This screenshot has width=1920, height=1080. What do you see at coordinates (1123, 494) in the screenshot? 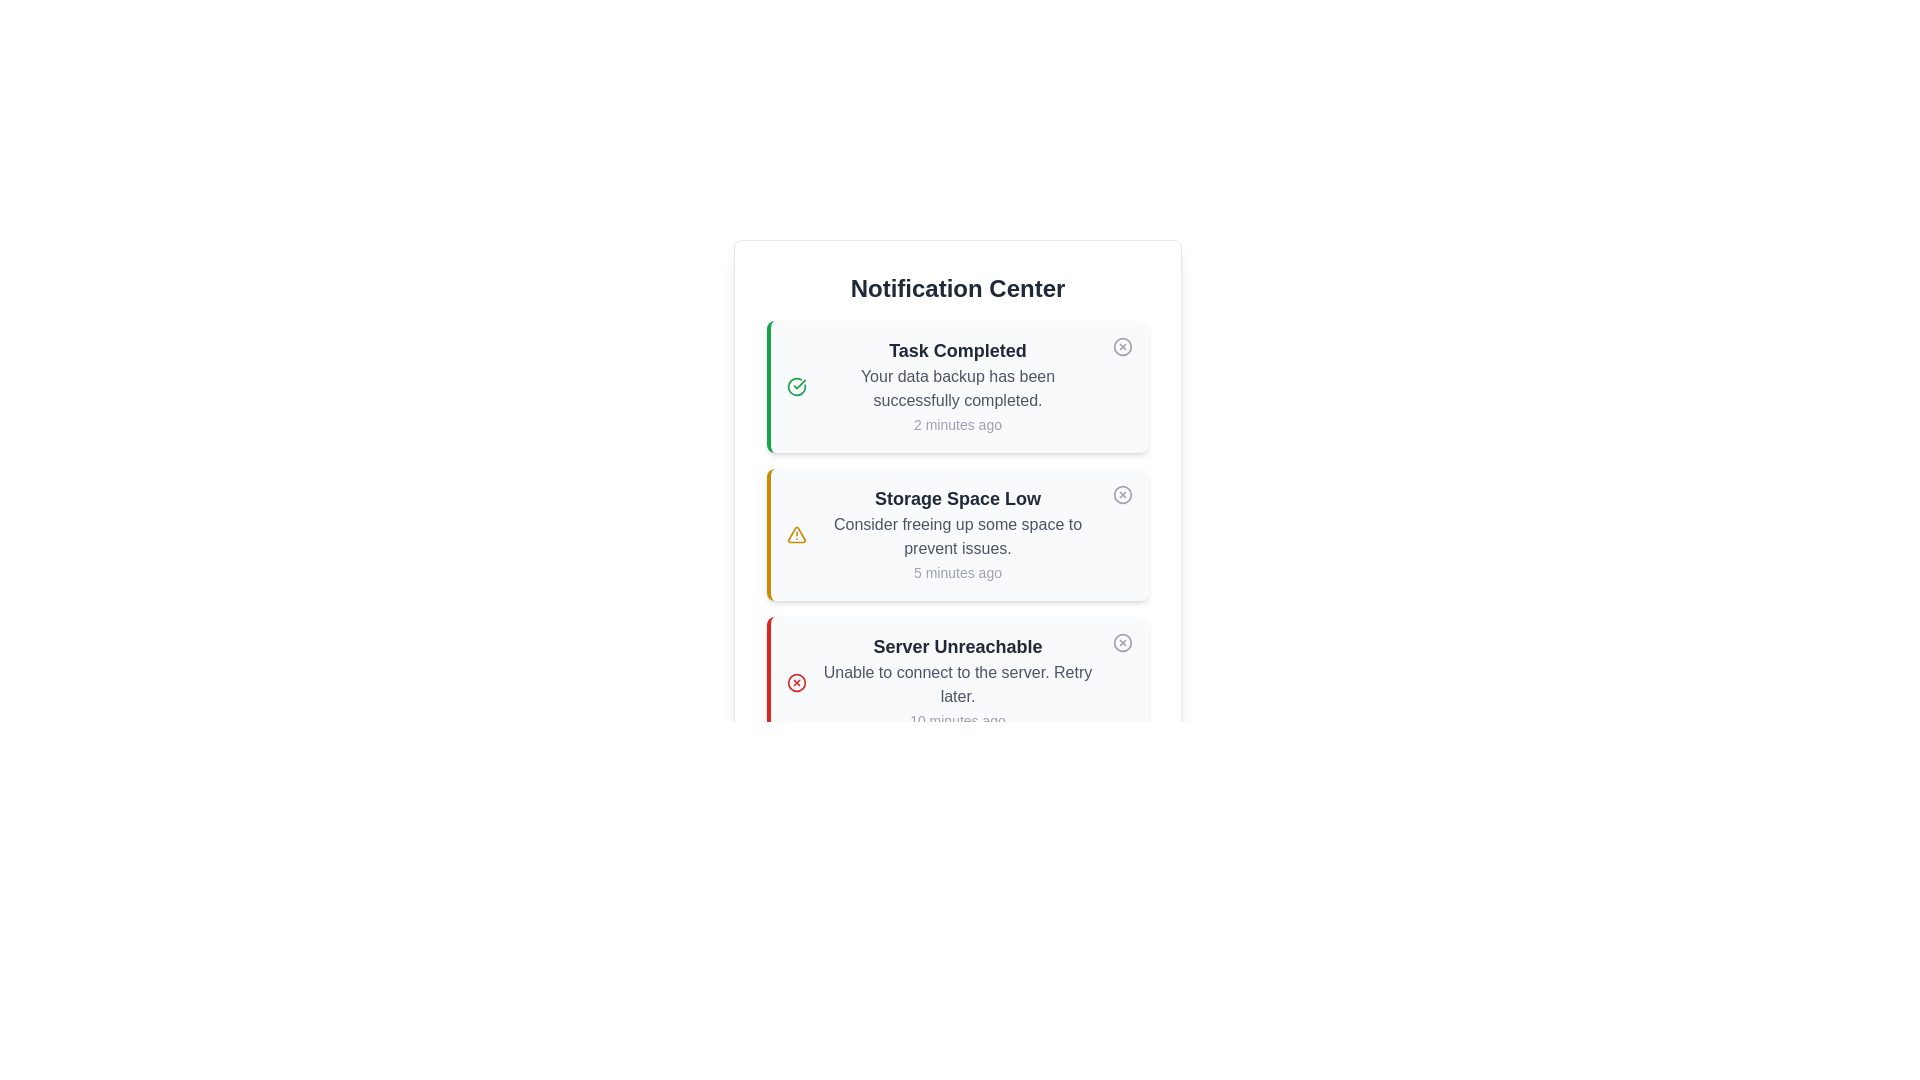
I see `the dismissal button for the 'Storage Space Low' notification located in the upper-right corner of the notification box` at bounding box center [1123, 494].